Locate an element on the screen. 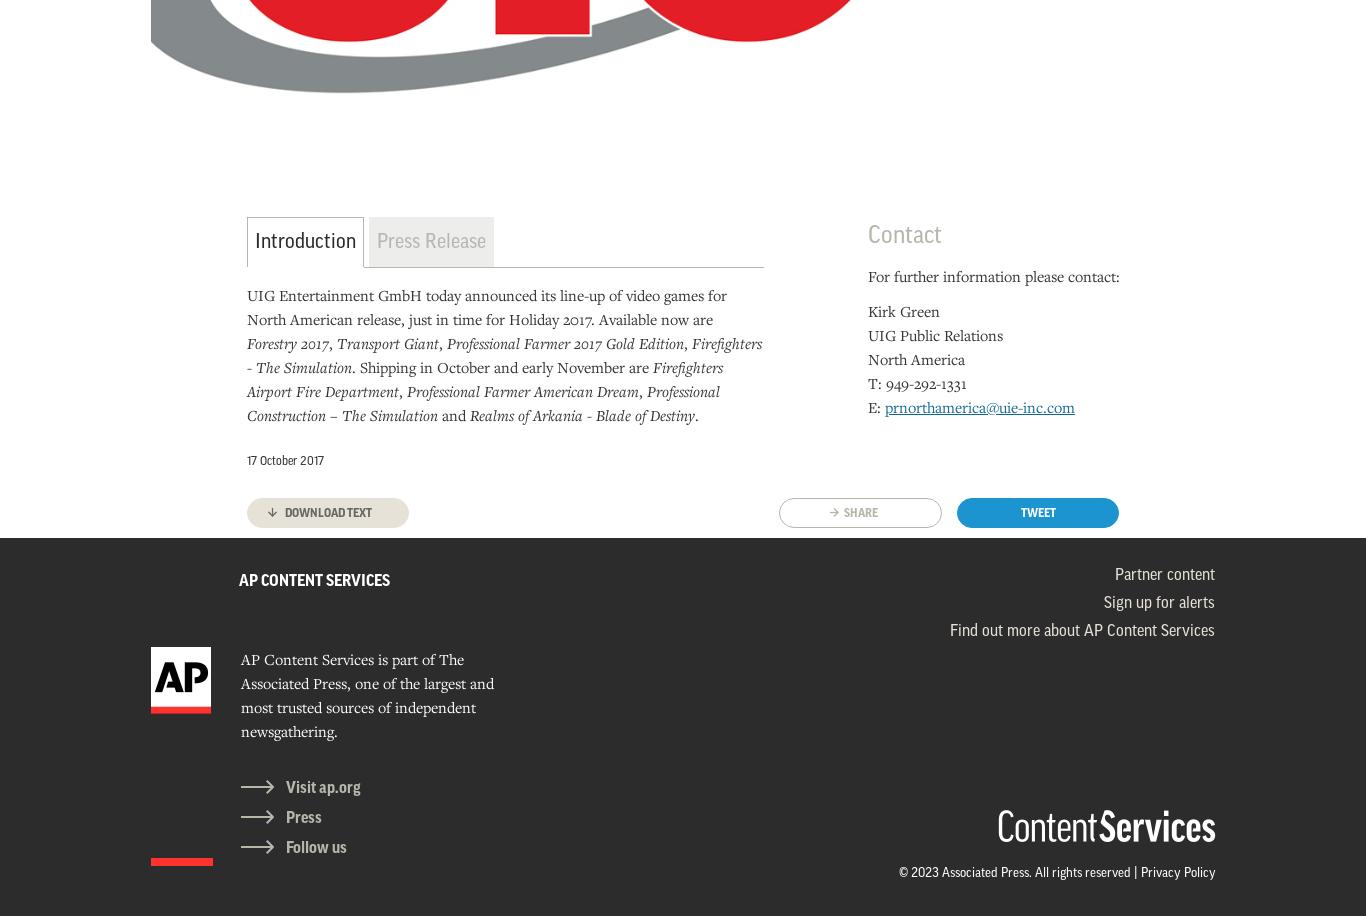 This screenshot has width=1366, height=916. 'Professional Farmer American Dream' is located at coordinates (521, 390).